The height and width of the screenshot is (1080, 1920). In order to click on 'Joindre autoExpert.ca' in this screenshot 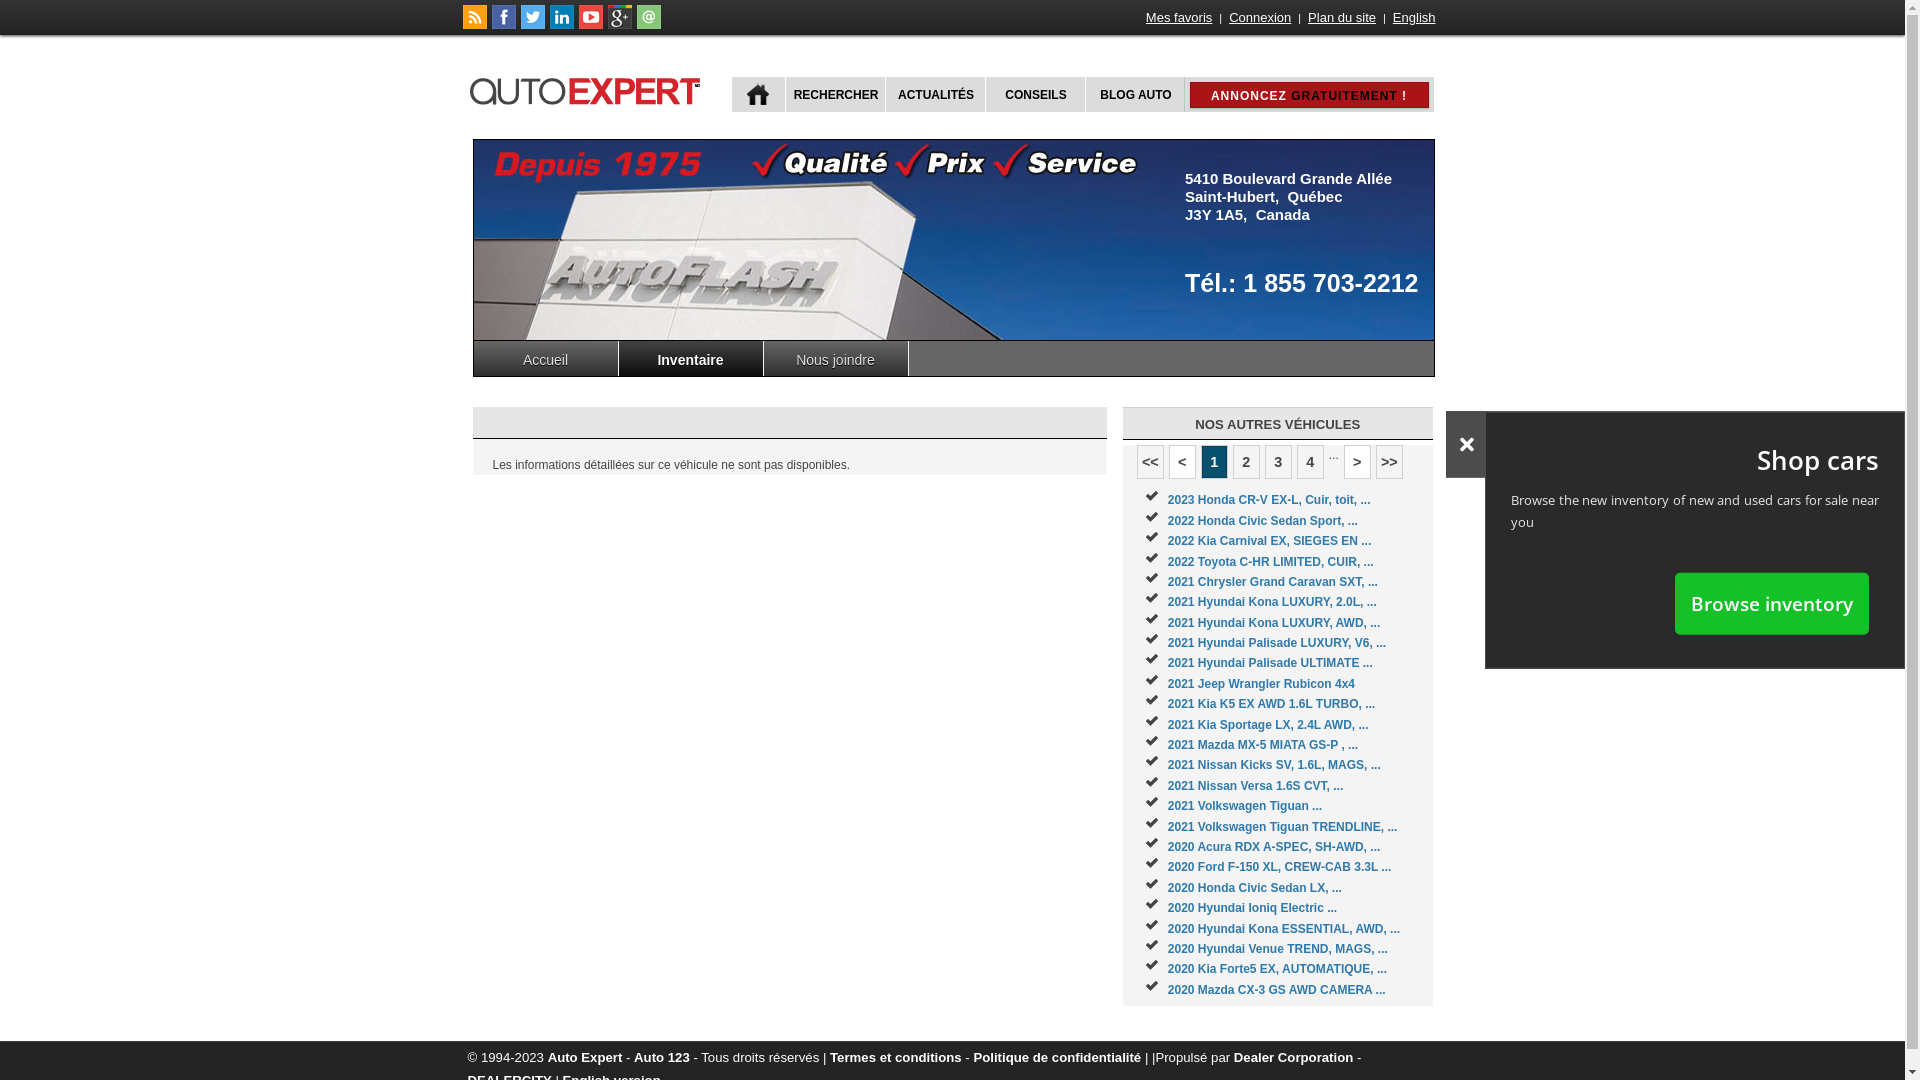, I will do `click(634, 24)`.